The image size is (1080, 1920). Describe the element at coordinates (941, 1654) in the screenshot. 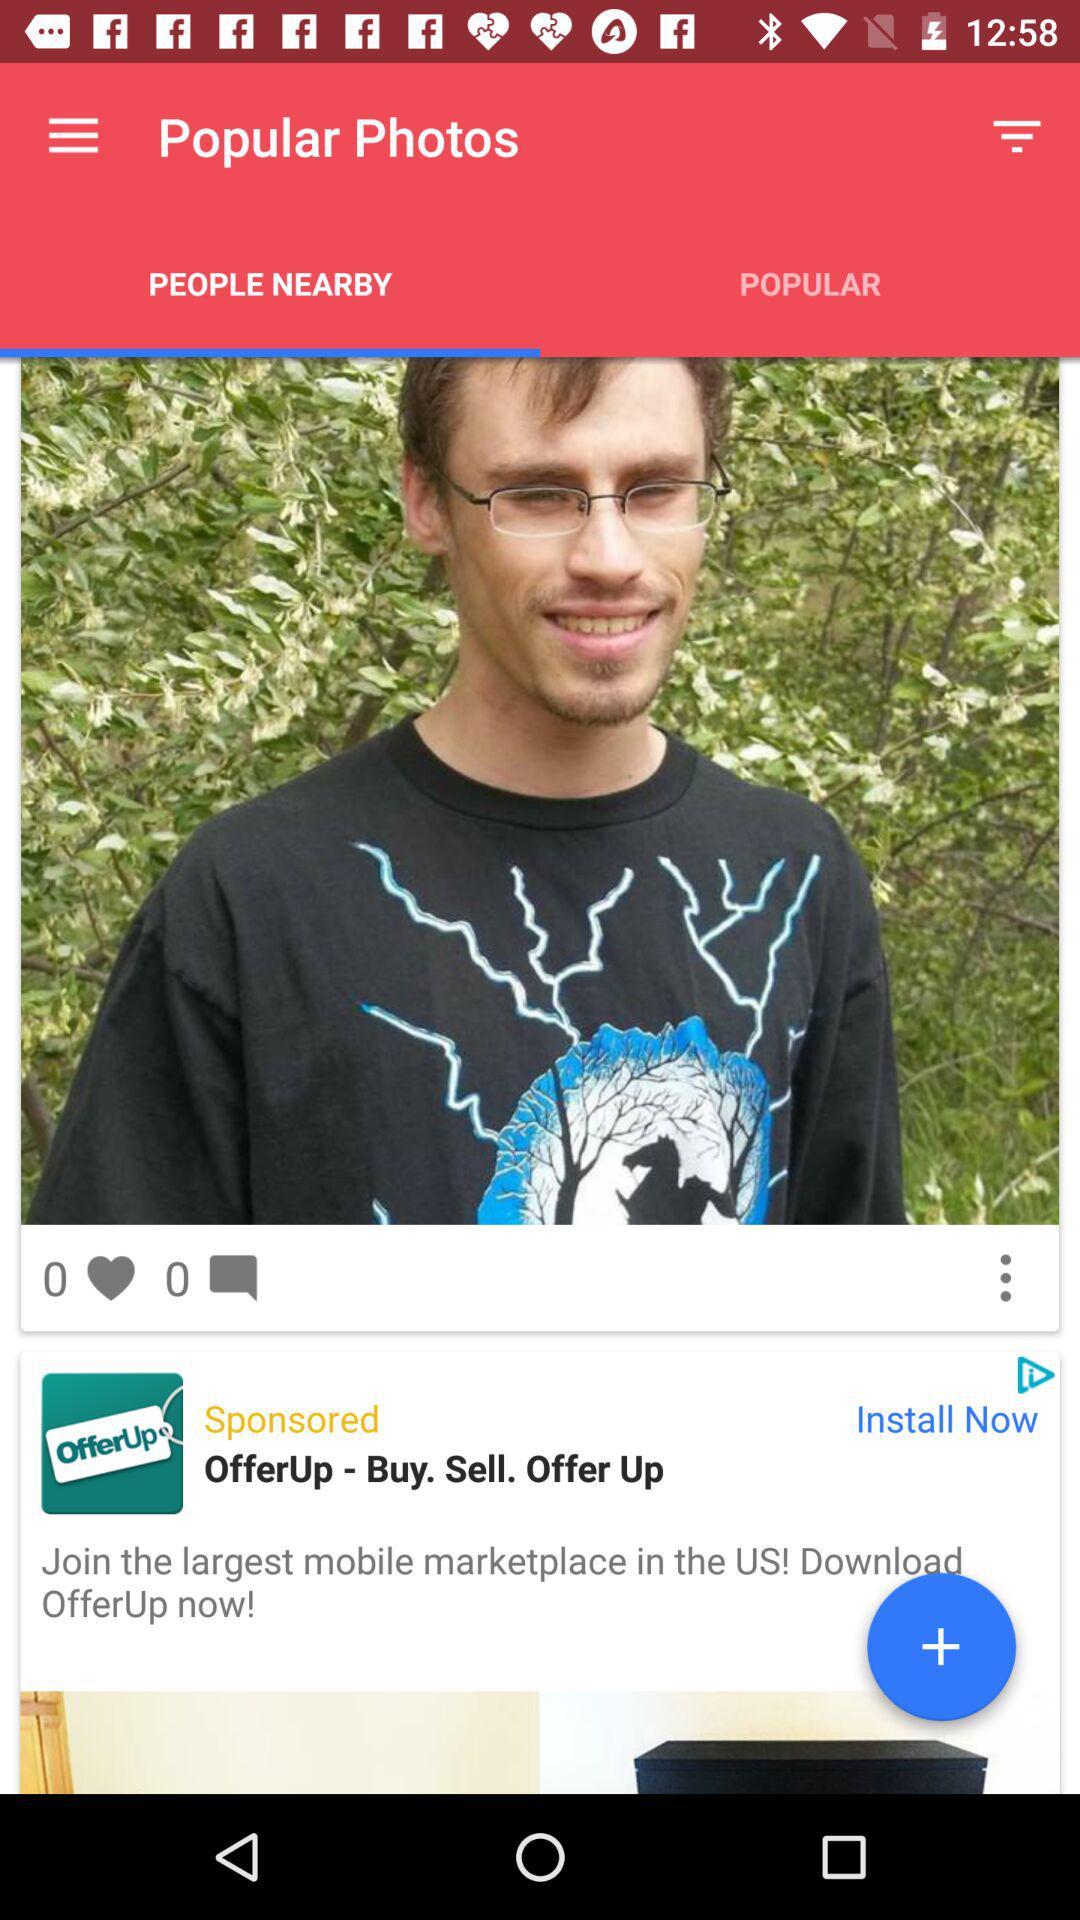

I see `the add icon` at that location.